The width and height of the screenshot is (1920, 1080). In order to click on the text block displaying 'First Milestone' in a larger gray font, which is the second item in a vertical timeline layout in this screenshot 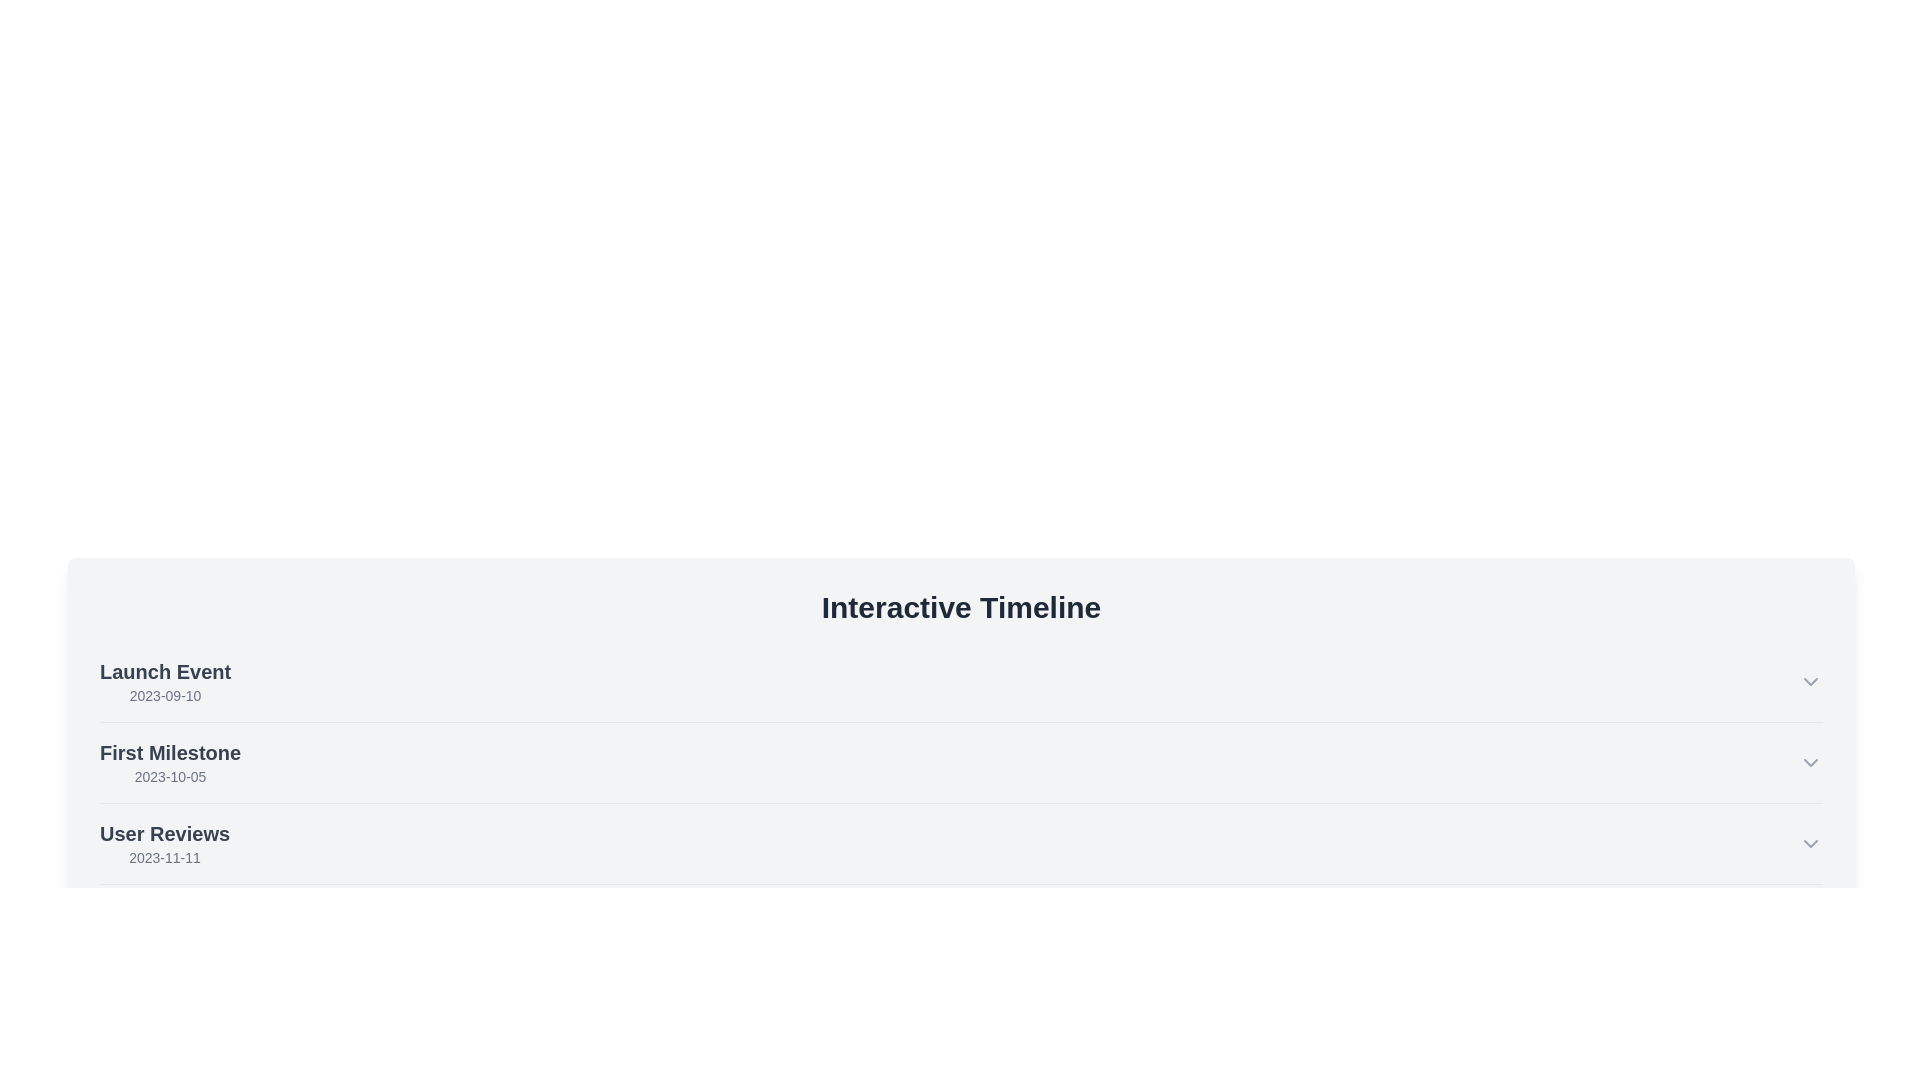, I will do `click(170, 763)`.